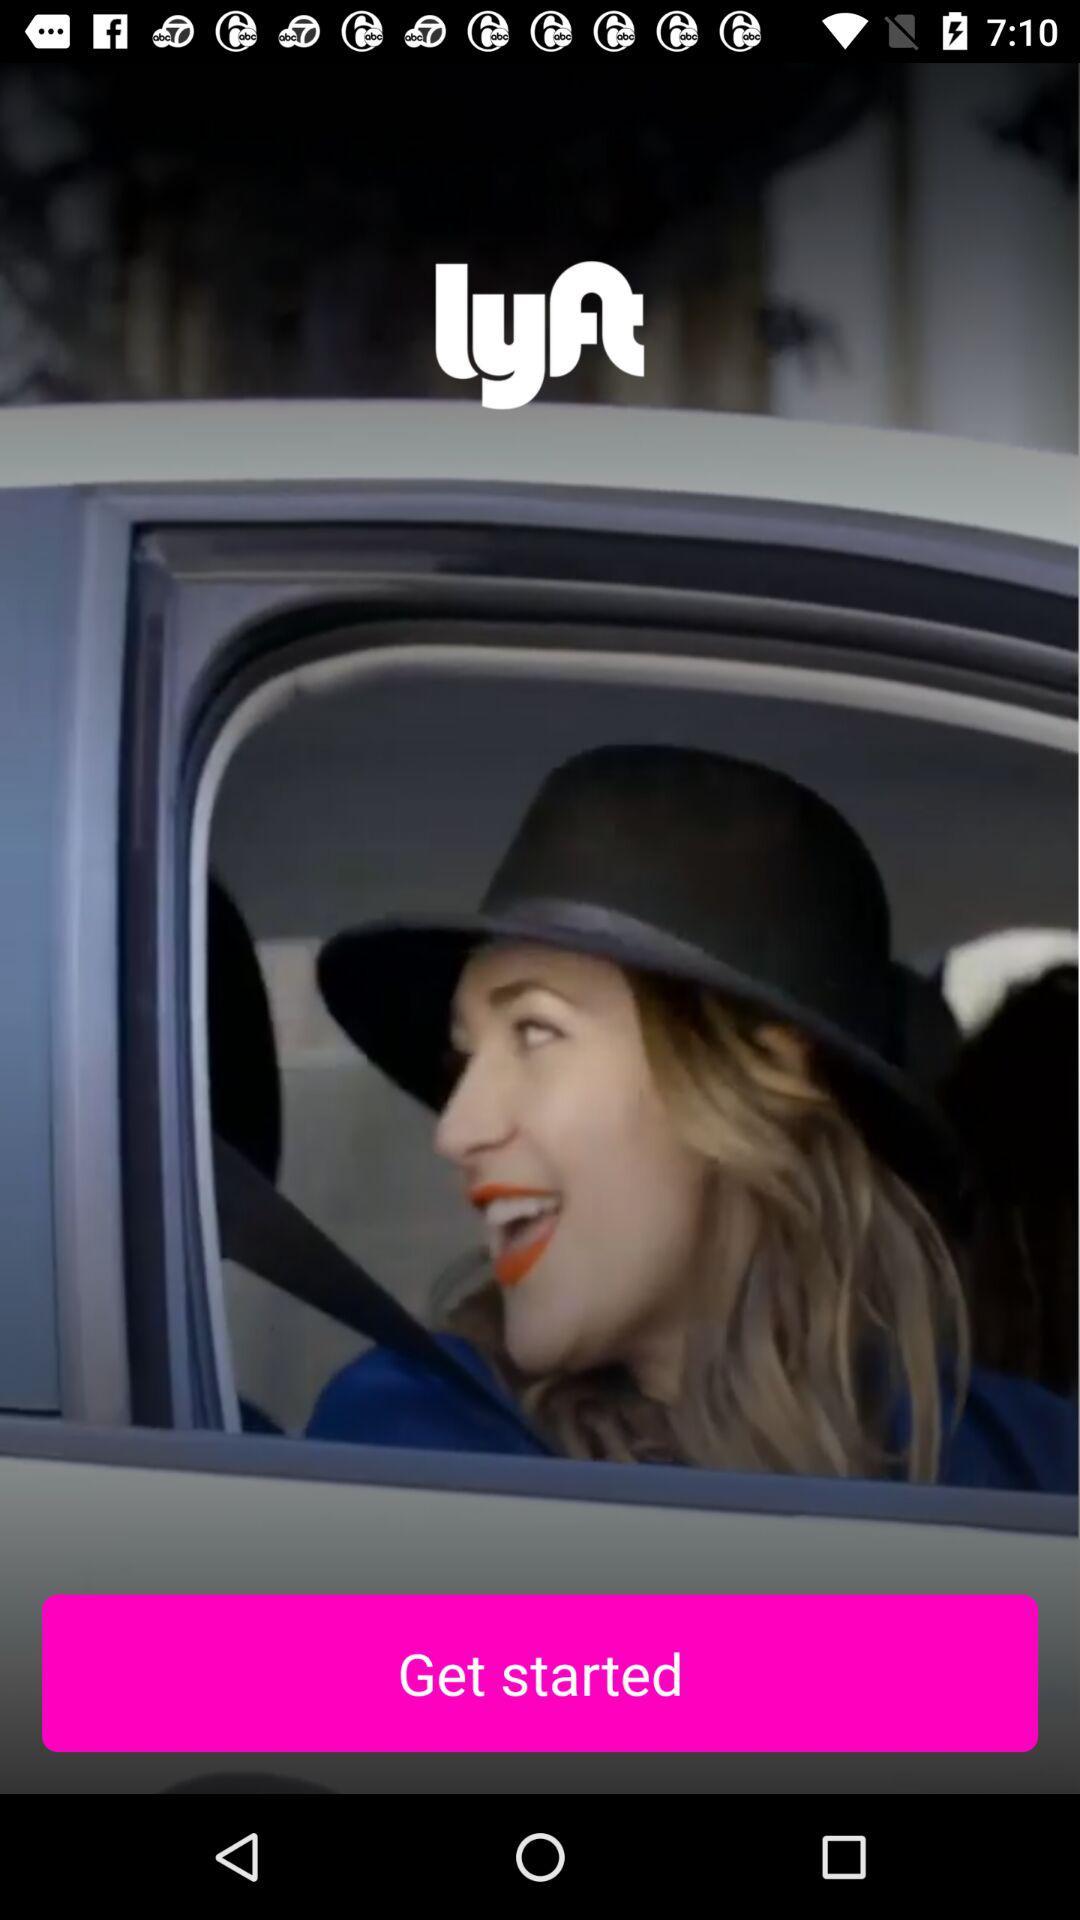  I want to click on get started app, so click(540, 1673).